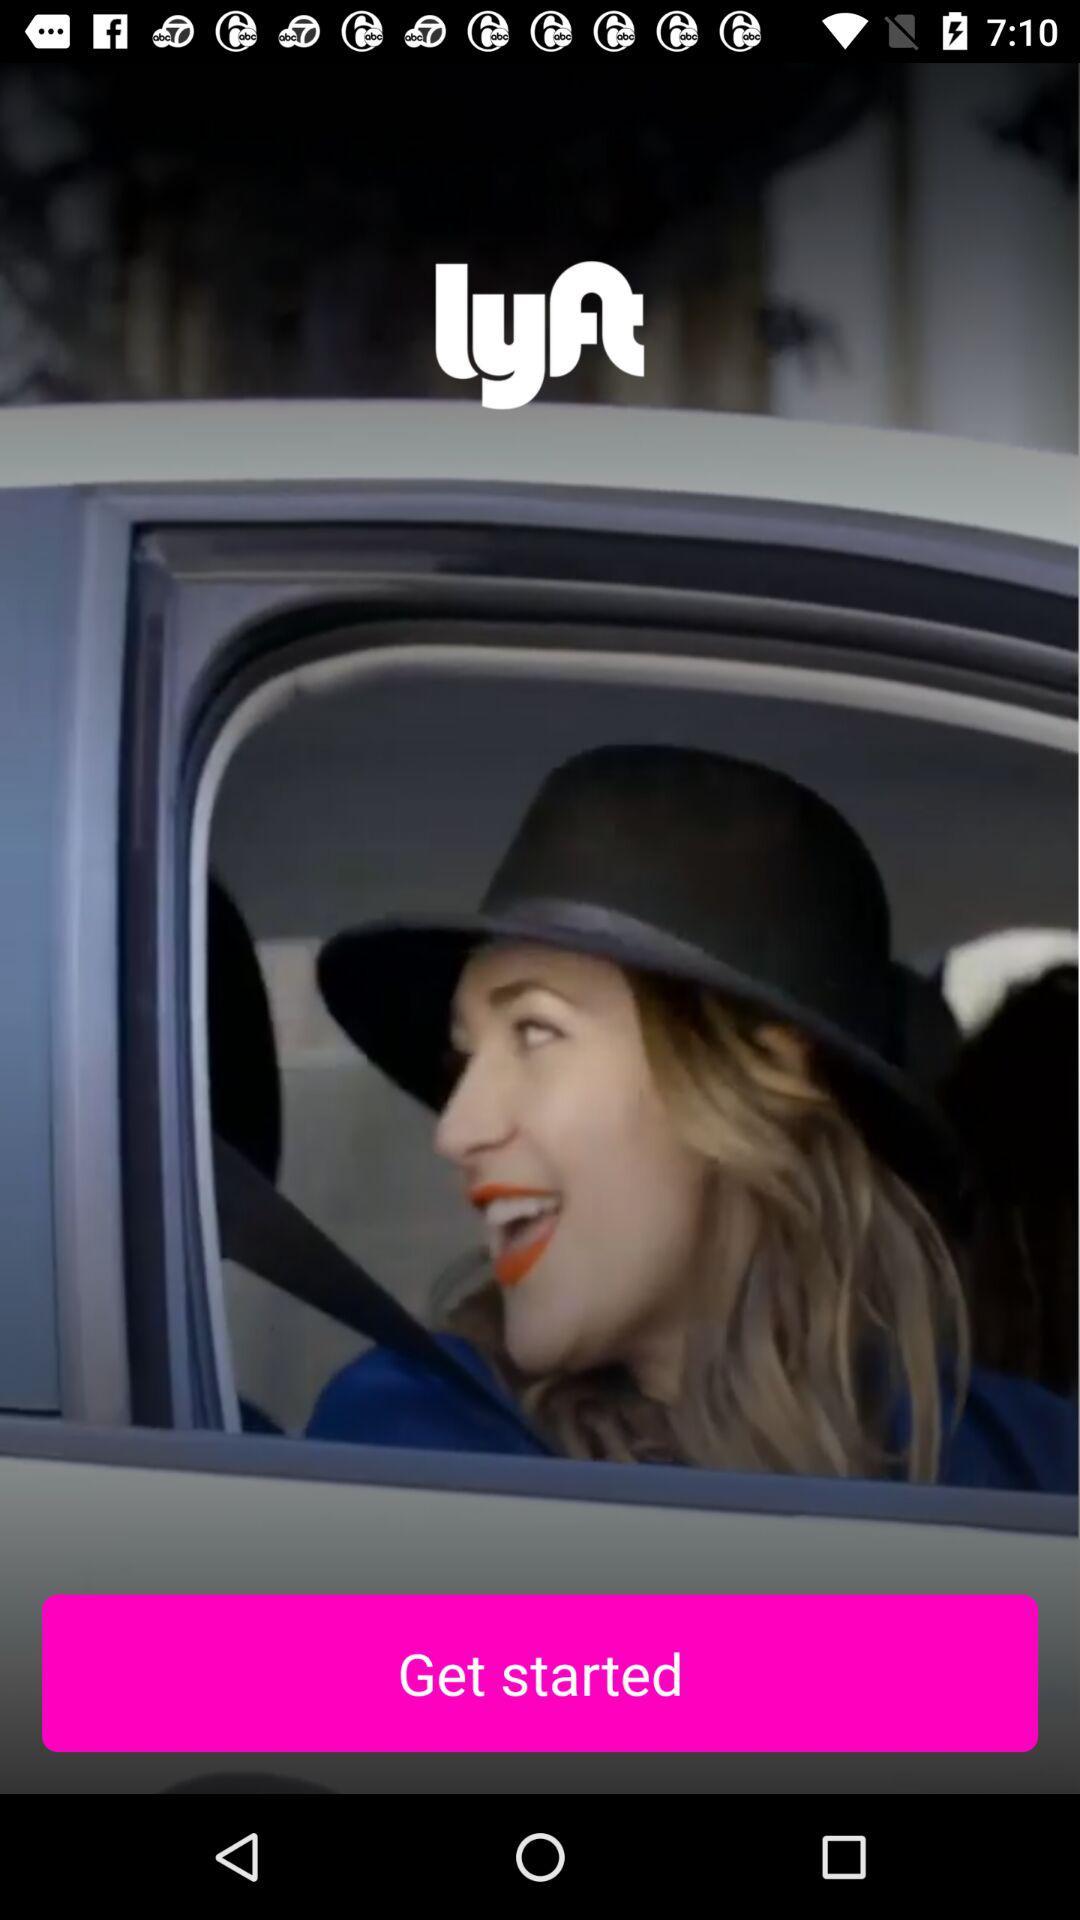  I want to click on get started app, so click(540, 1673).